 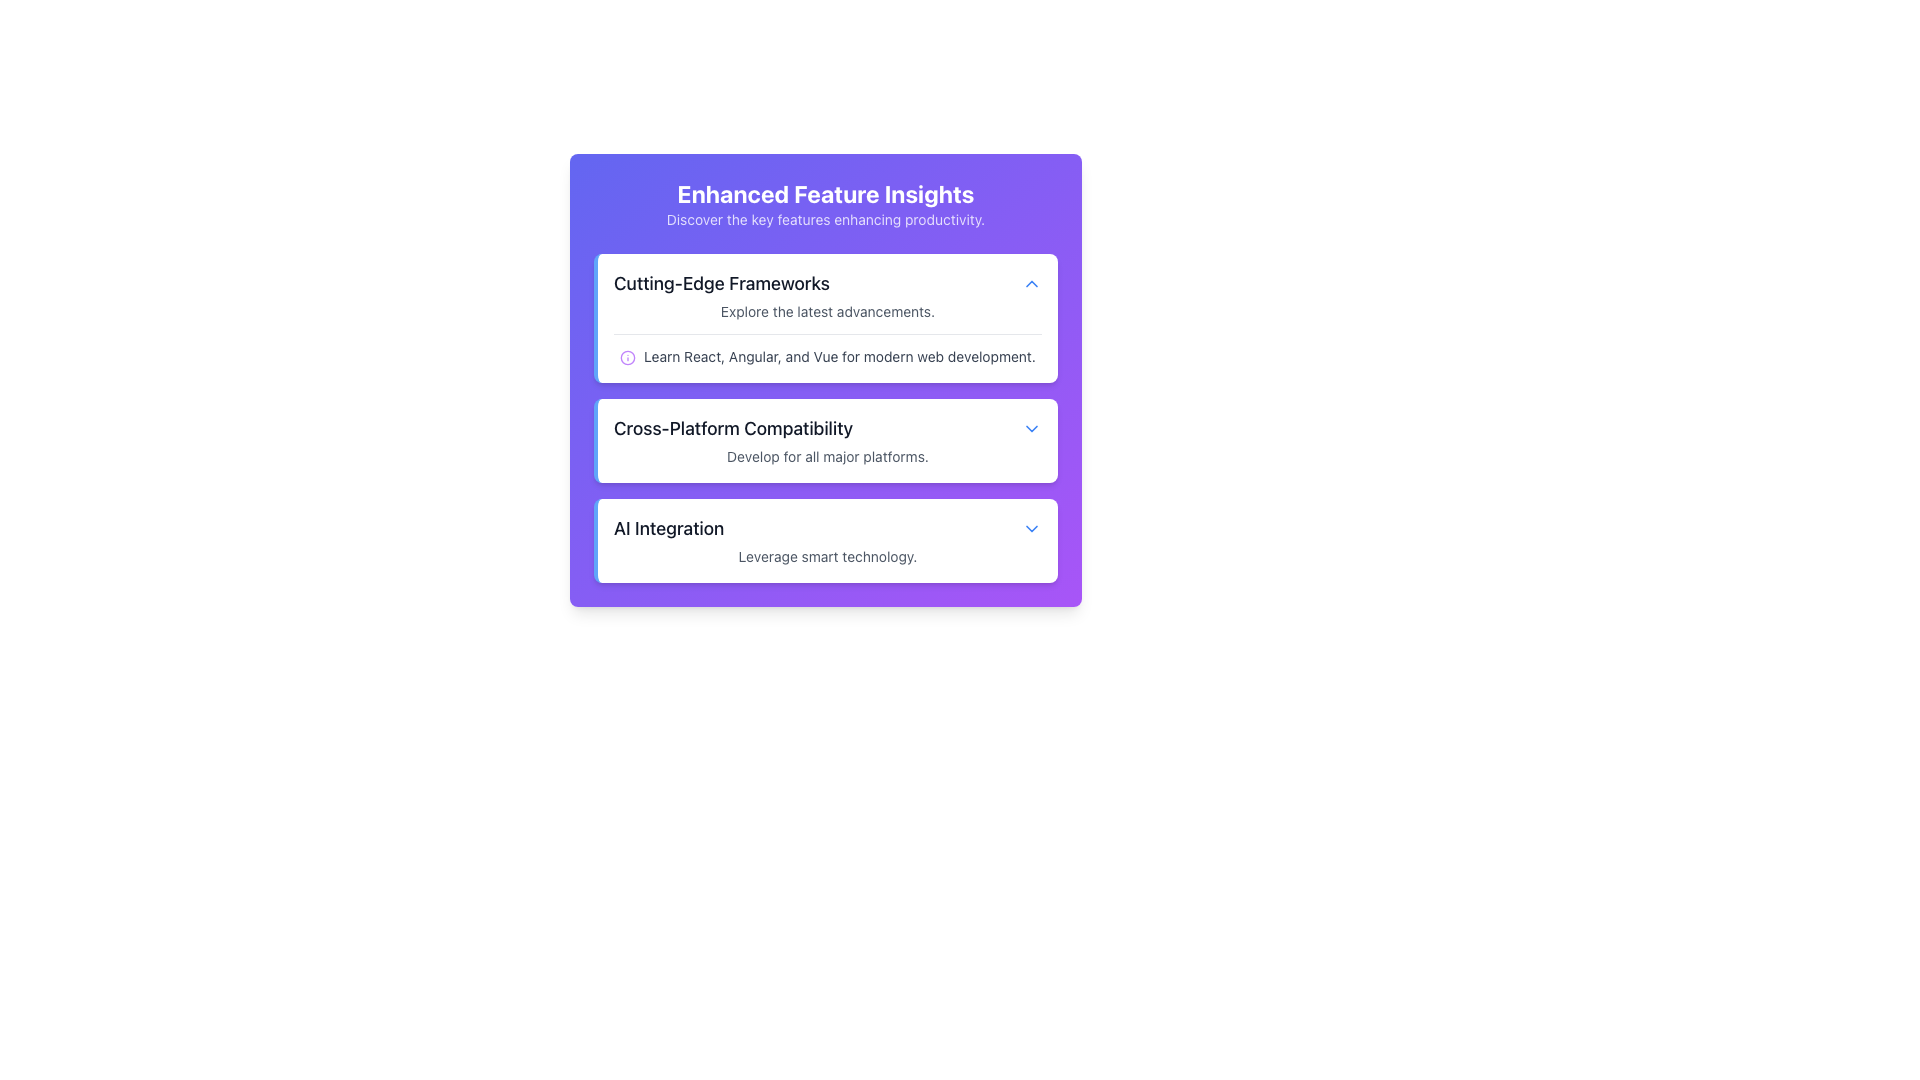 What do you see at coordinates (825, 380) in the screenshot?
I see `text contained within the central card element that has a purple-to-blue gradient background and features bold white titles and smaller muted white descriptions` at bounding box center [825, 380].